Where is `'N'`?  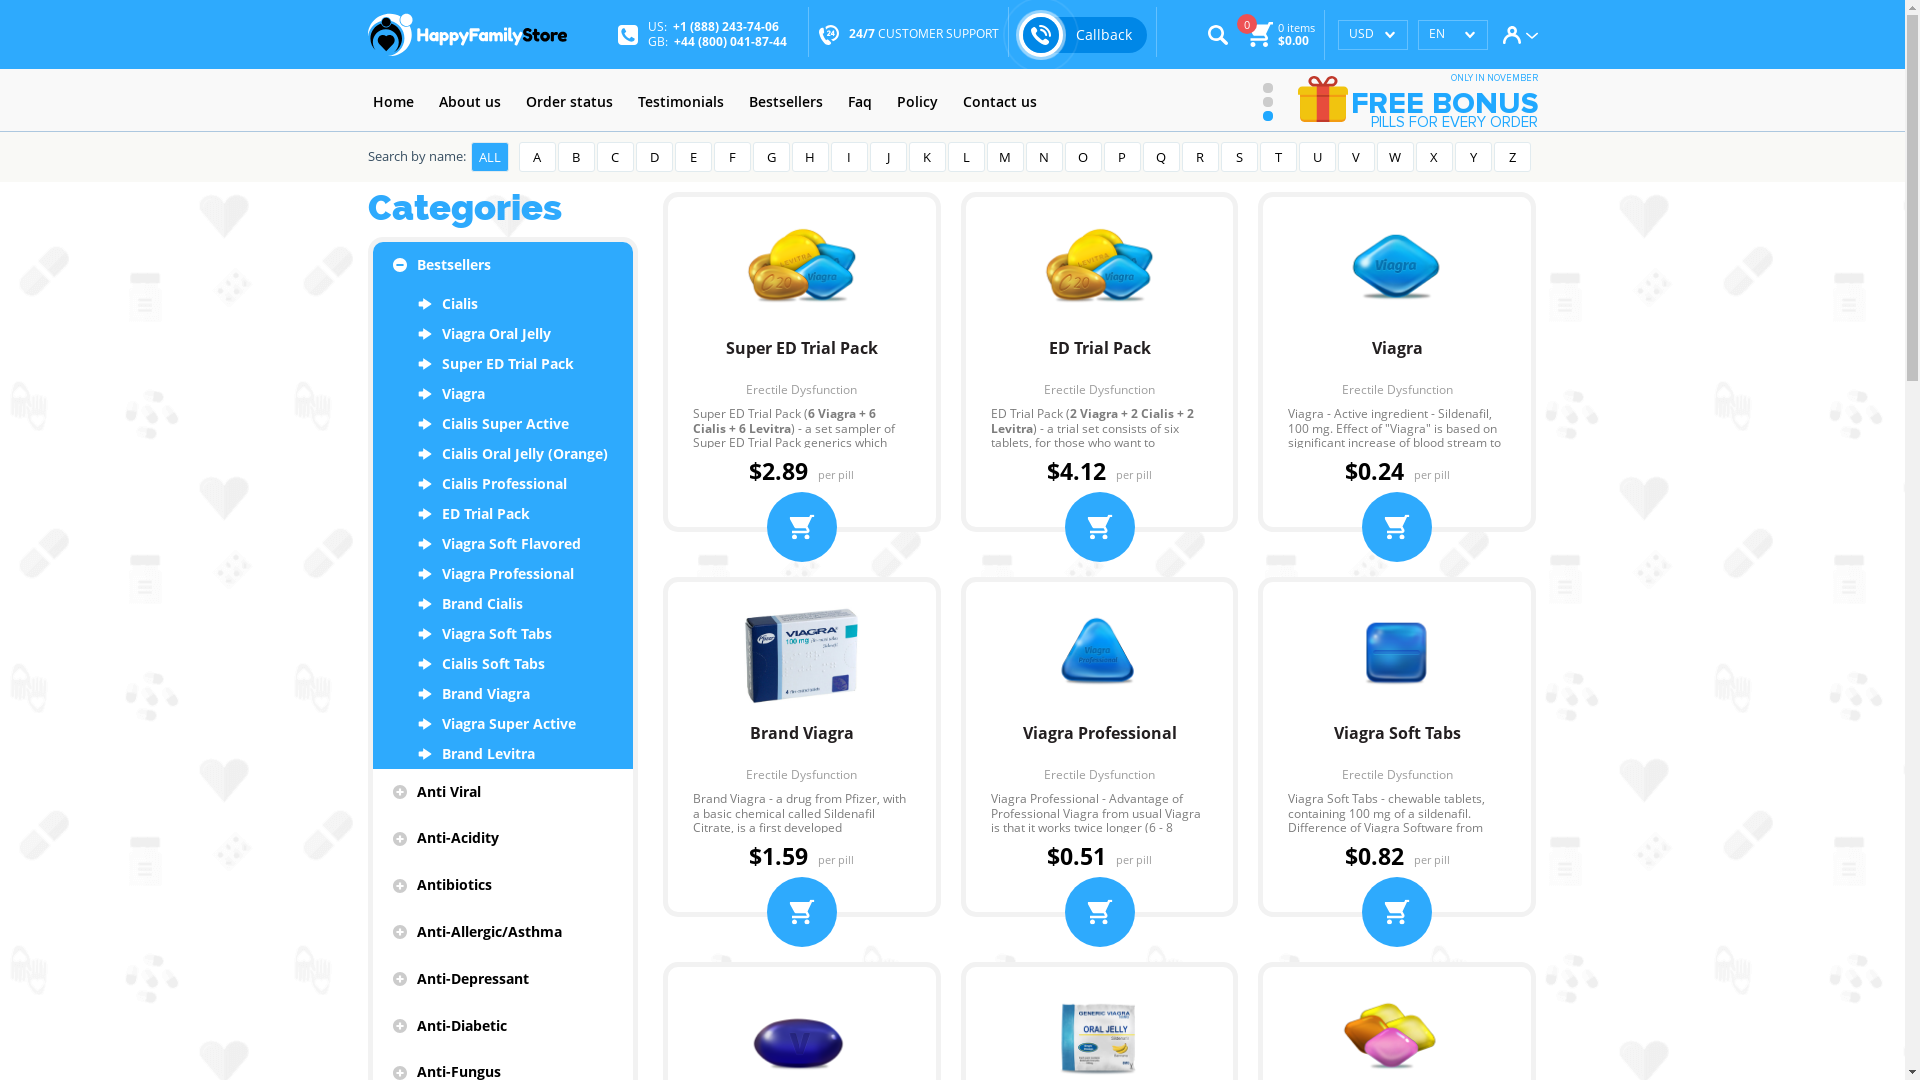 'N' is located at coordinates (1043, 156).